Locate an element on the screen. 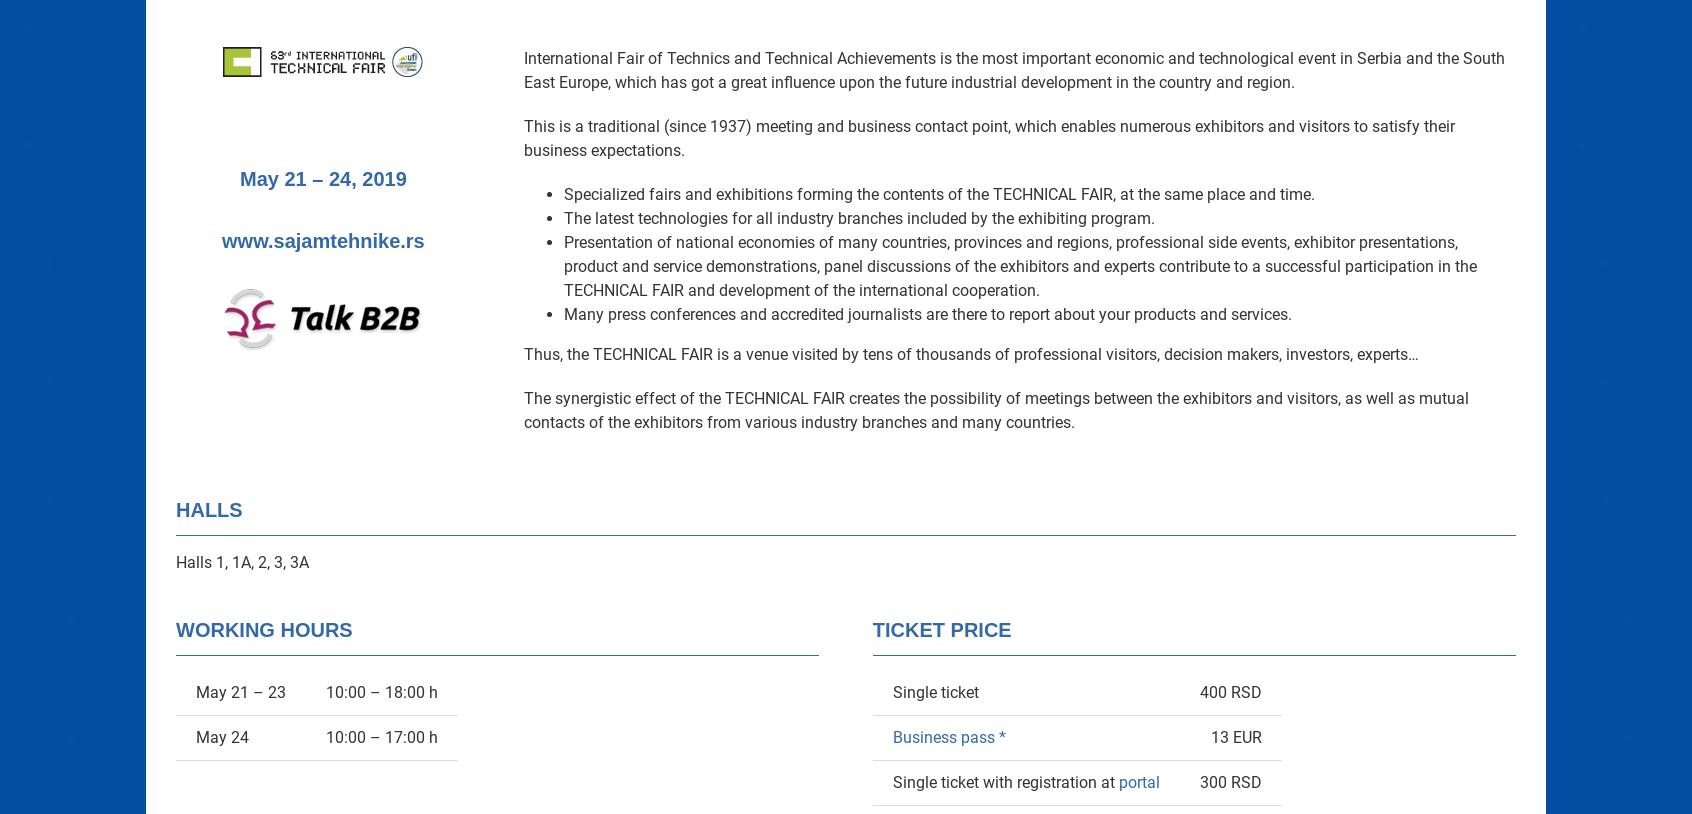  'Specialized fairs and exhibitions forming the contents of the TECHNICAL FAIR, at the same place and time.' is located at coordinates (939, 193).